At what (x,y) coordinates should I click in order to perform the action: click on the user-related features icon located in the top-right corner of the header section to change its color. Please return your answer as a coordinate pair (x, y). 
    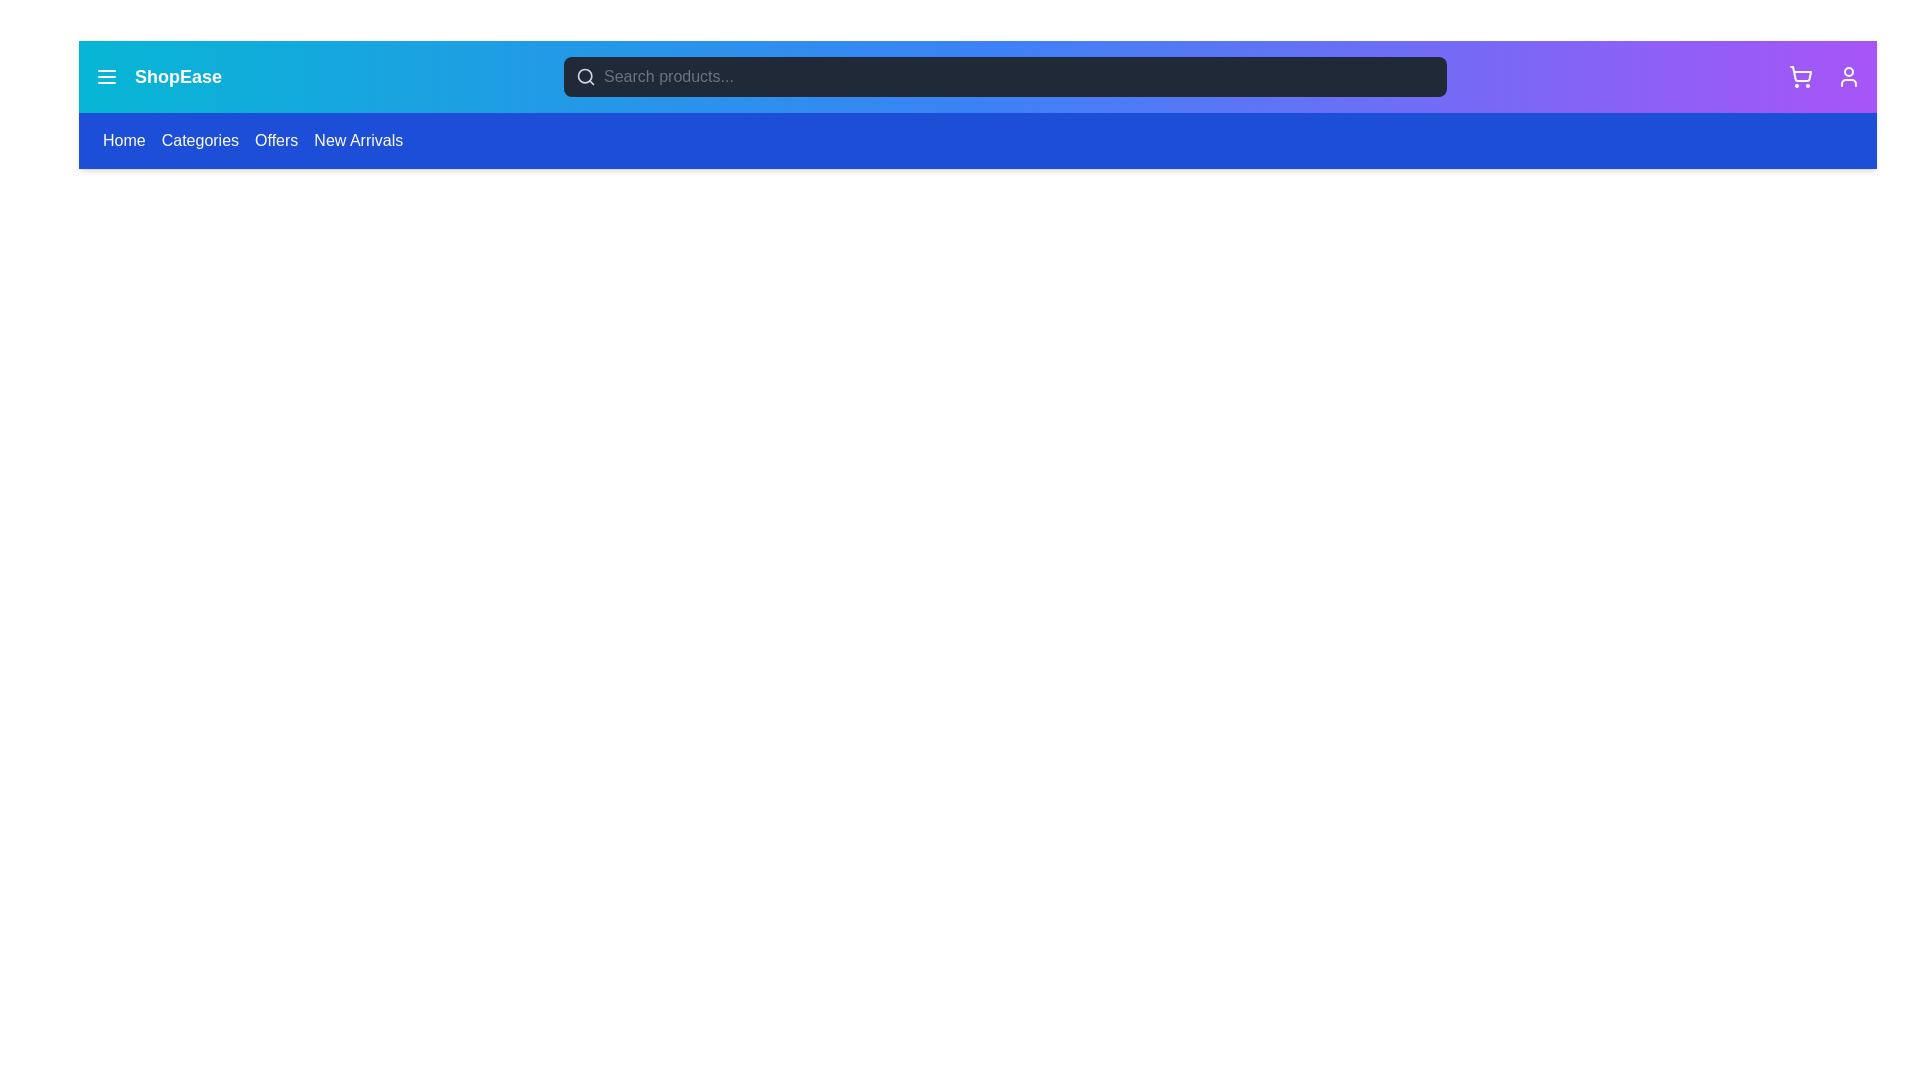
    Looking at the image, I should click on (1847, 76).